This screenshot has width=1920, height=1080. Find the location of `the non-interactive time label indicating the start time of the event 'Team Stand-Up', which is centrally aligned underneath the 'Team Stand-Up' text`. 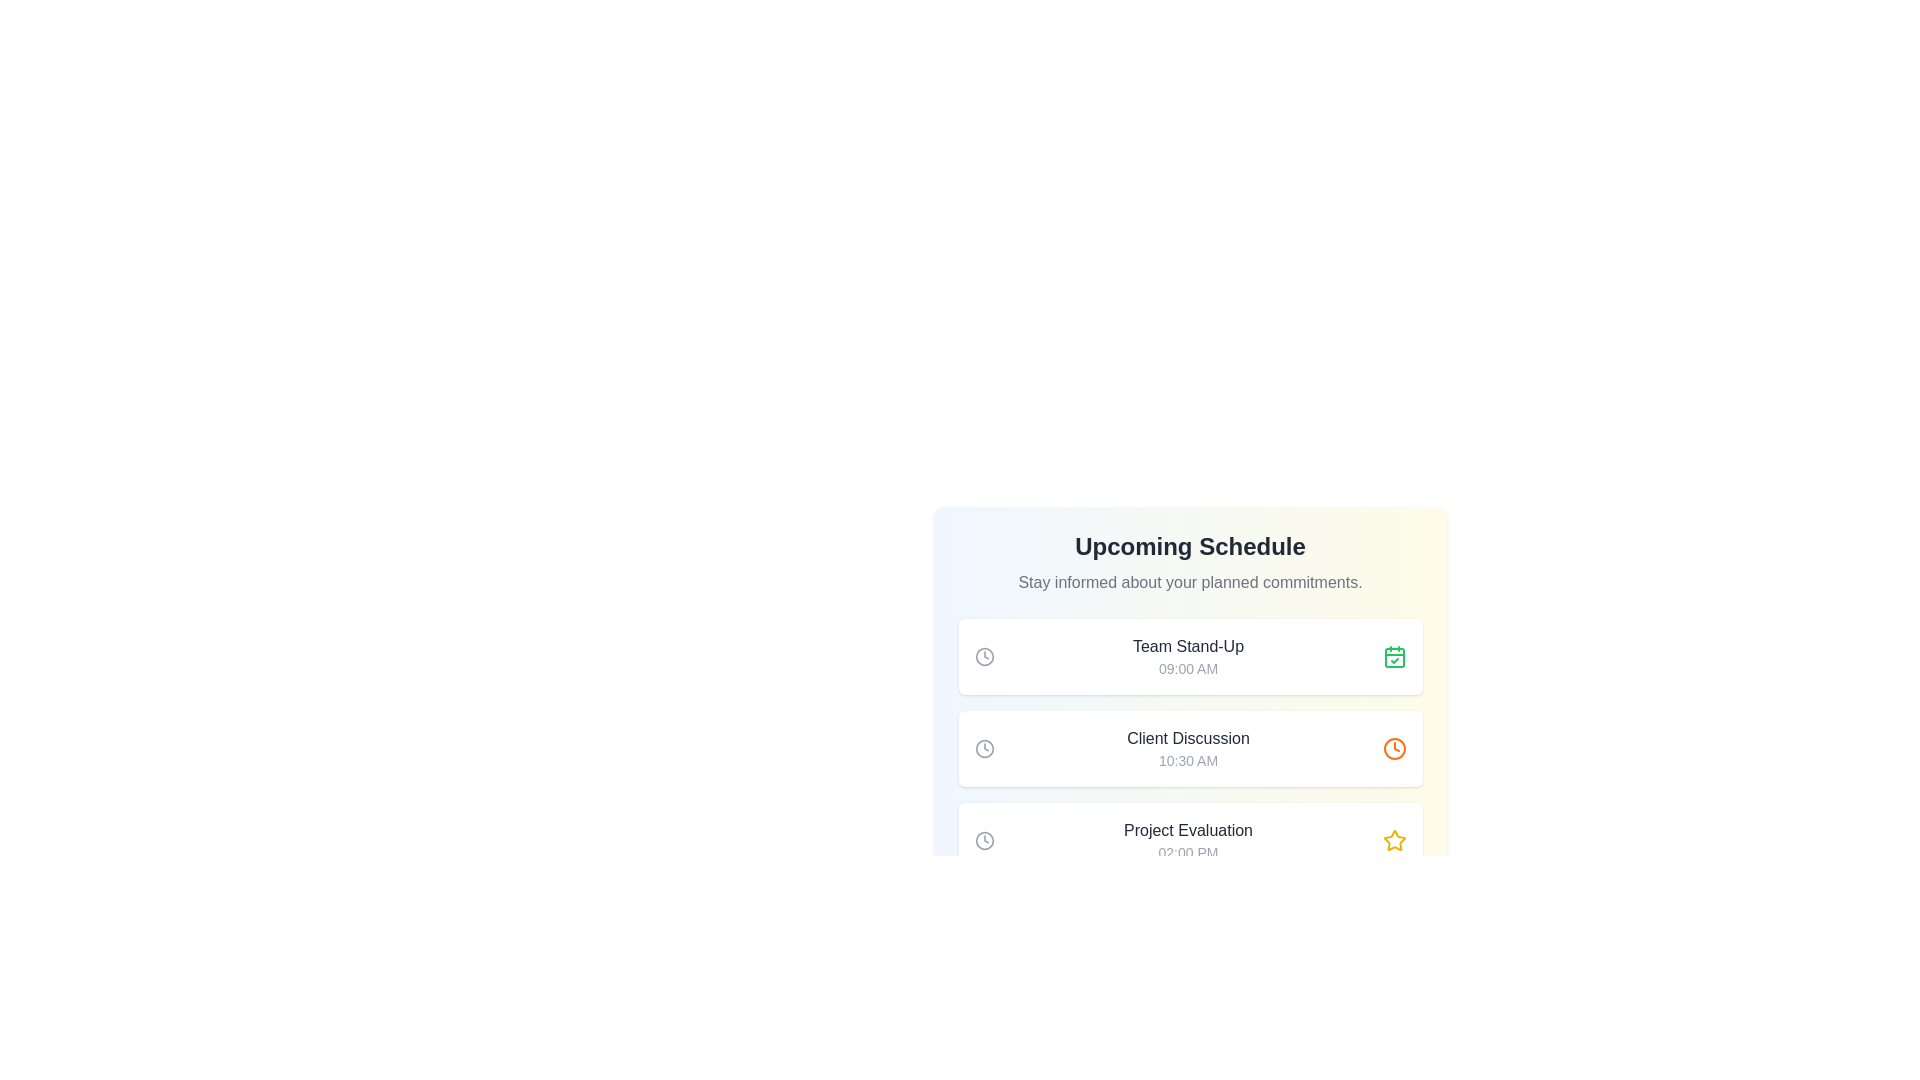

the non-interactive time label indicating the start time of the event 'Team Stand-Up', which is centrally aligned underneath the 'Team Stand-Up' text is located at coordinates (1188, 668).